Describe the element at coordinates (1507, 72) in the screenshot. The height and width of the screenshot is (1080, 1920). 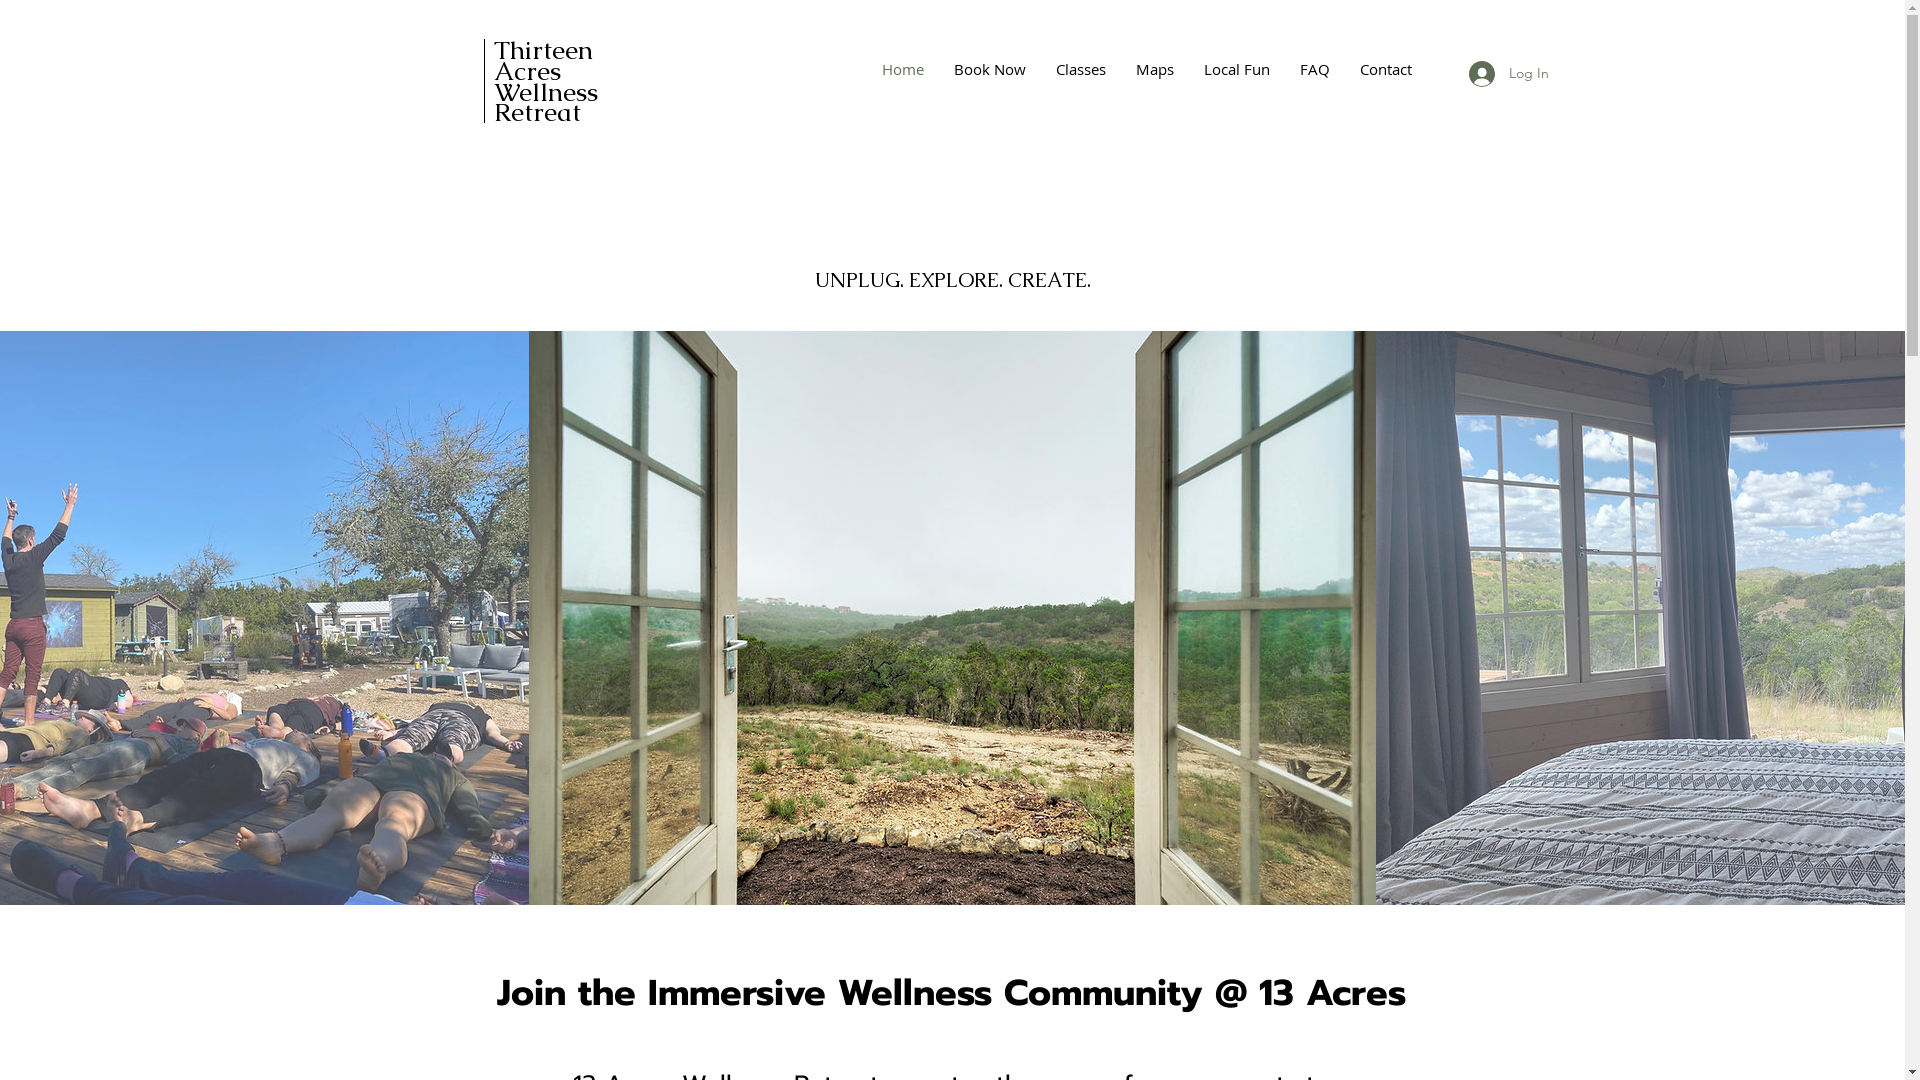
I see `'Log In'` at that location.